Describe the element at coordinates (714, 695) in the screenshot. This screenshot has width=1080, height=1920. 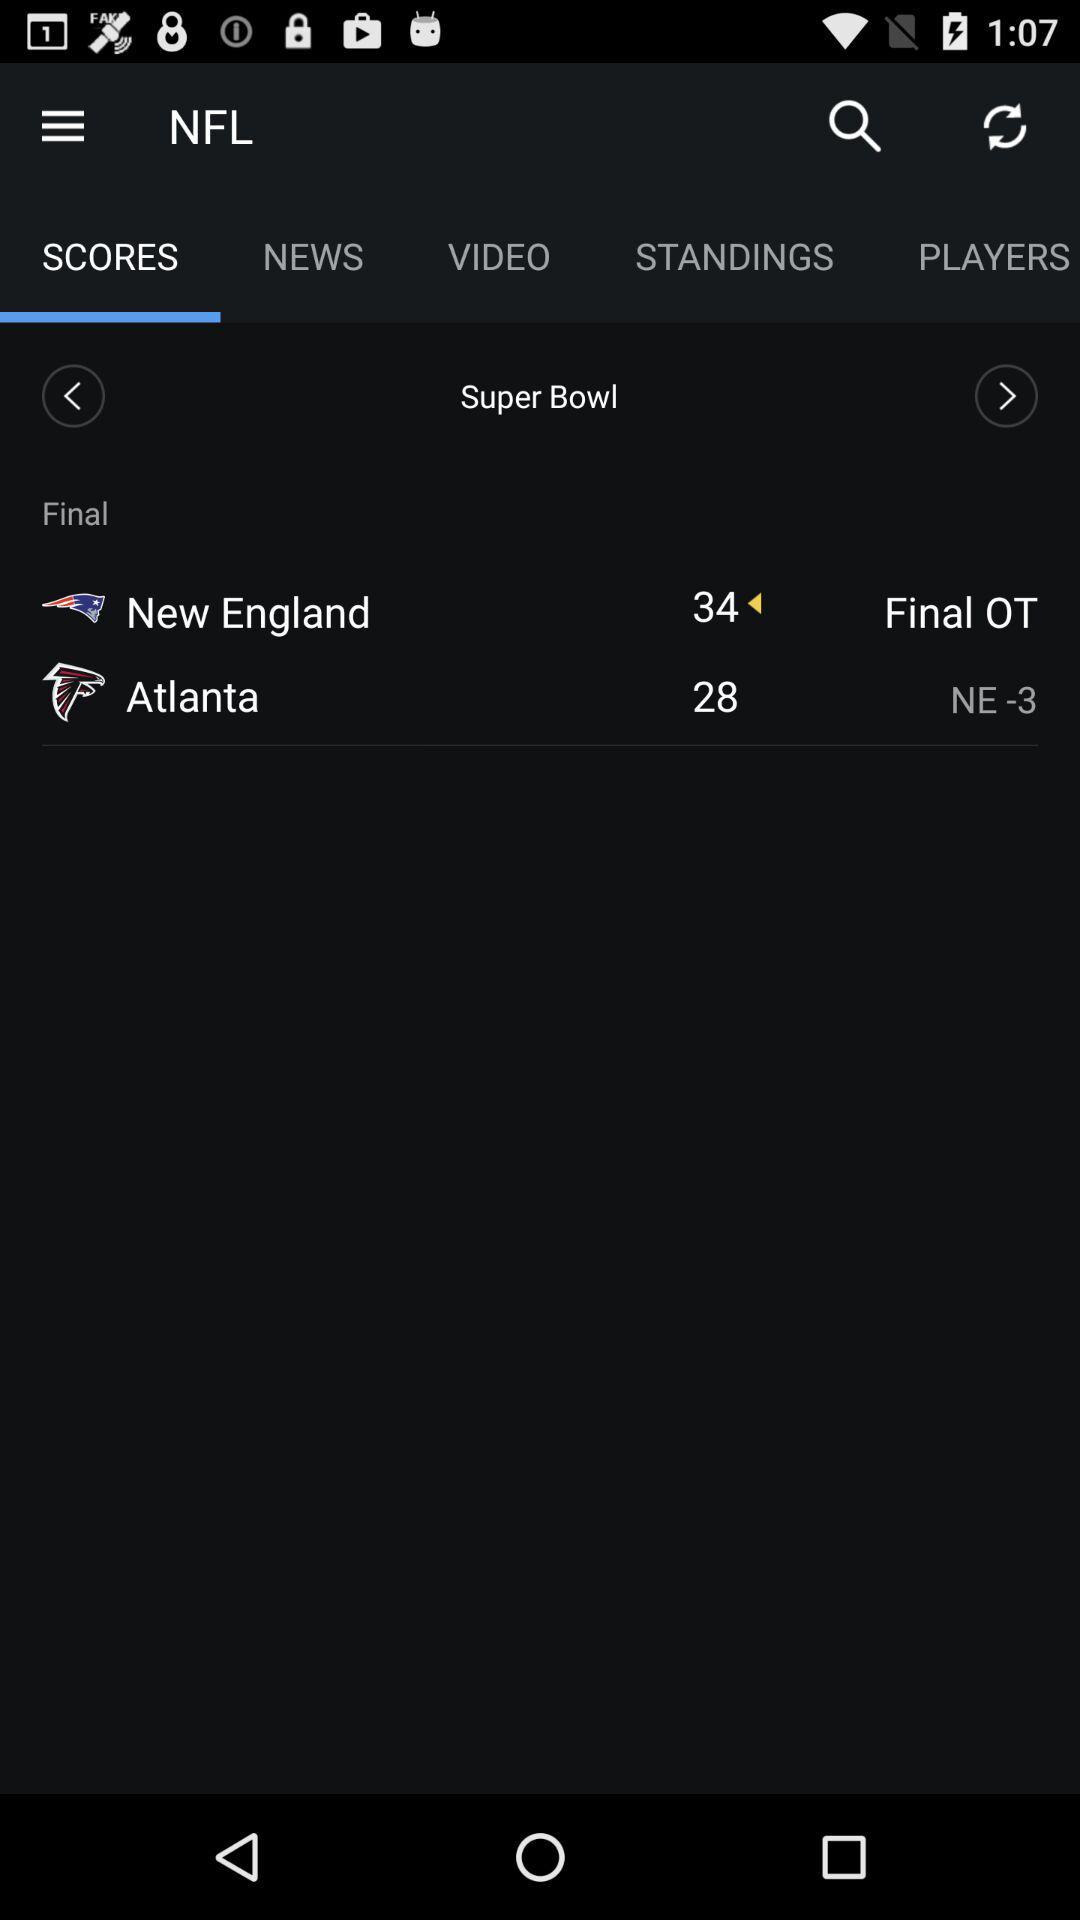
I see `the item below 34 app` at that location.